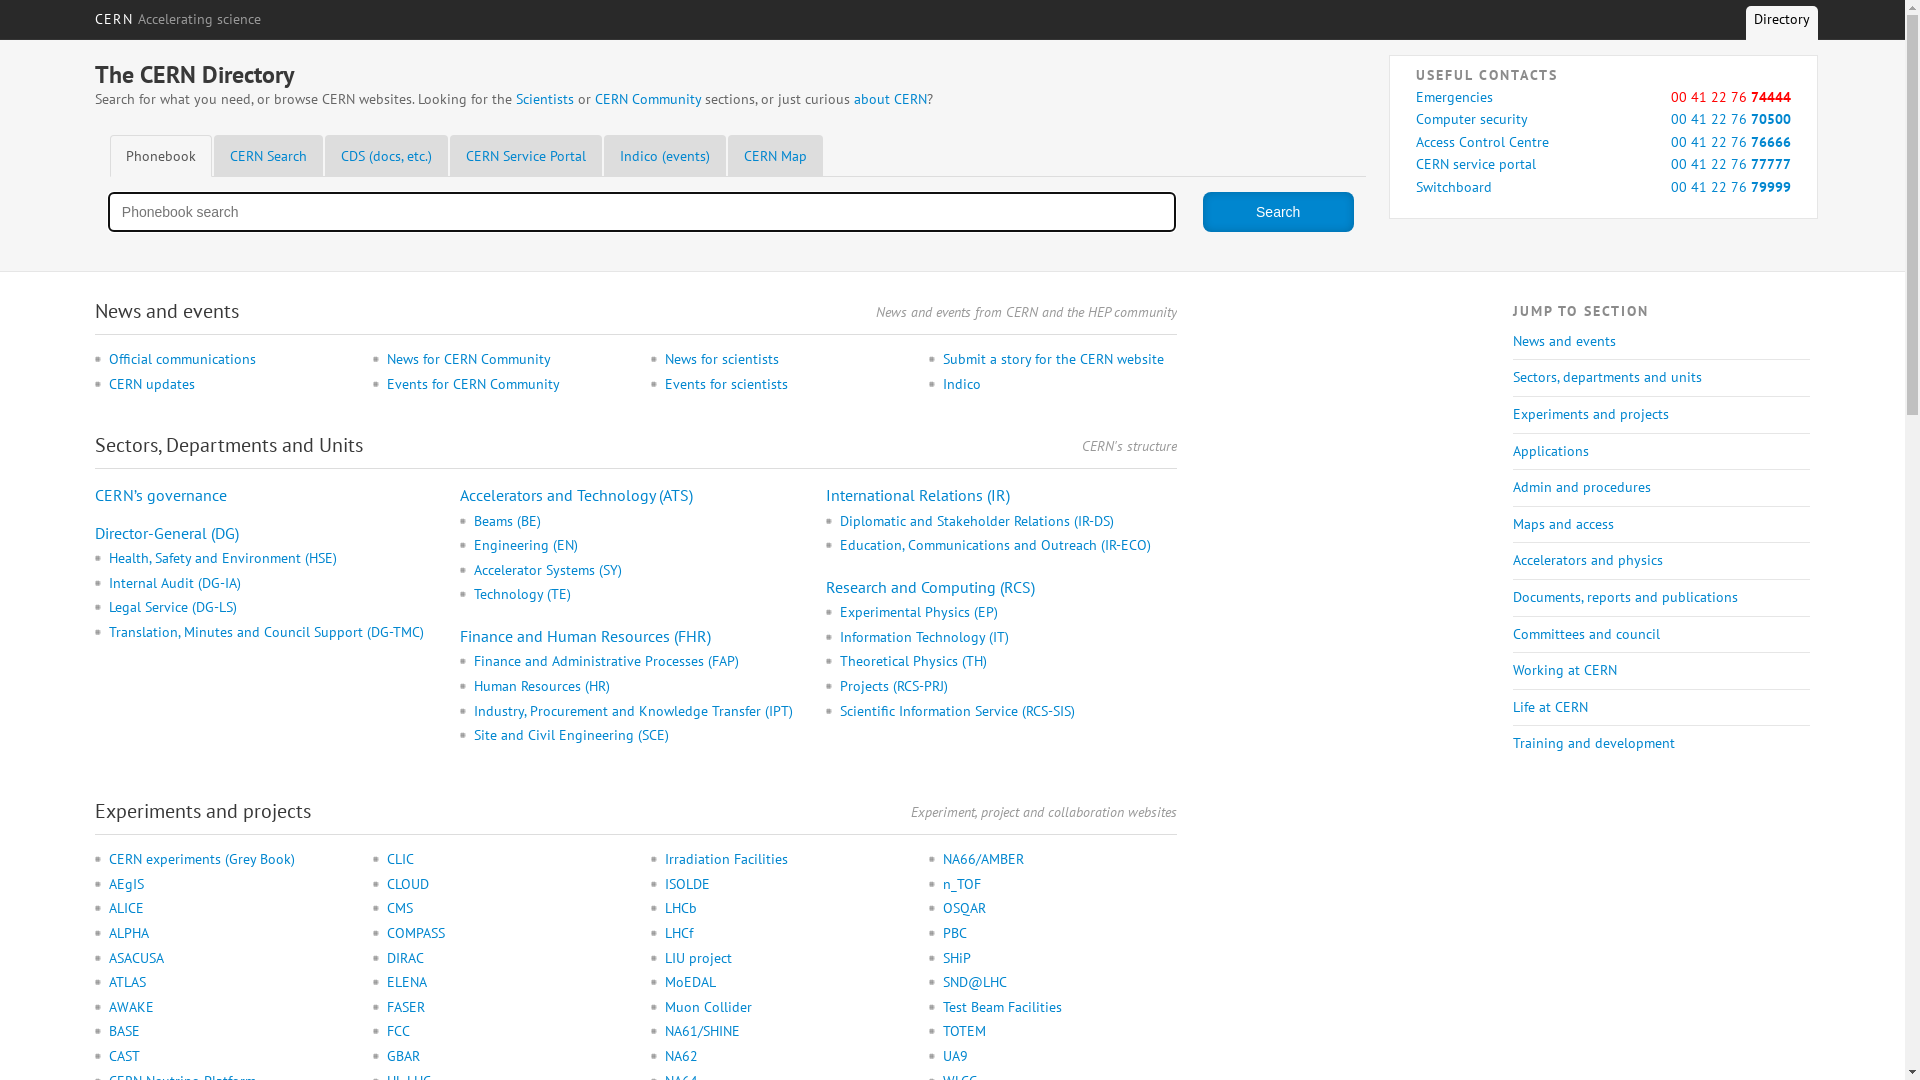  What do you see at coordinates (1277, 212) in the screenshot?
I see `'Search'` at bounding box center [1277, 212].